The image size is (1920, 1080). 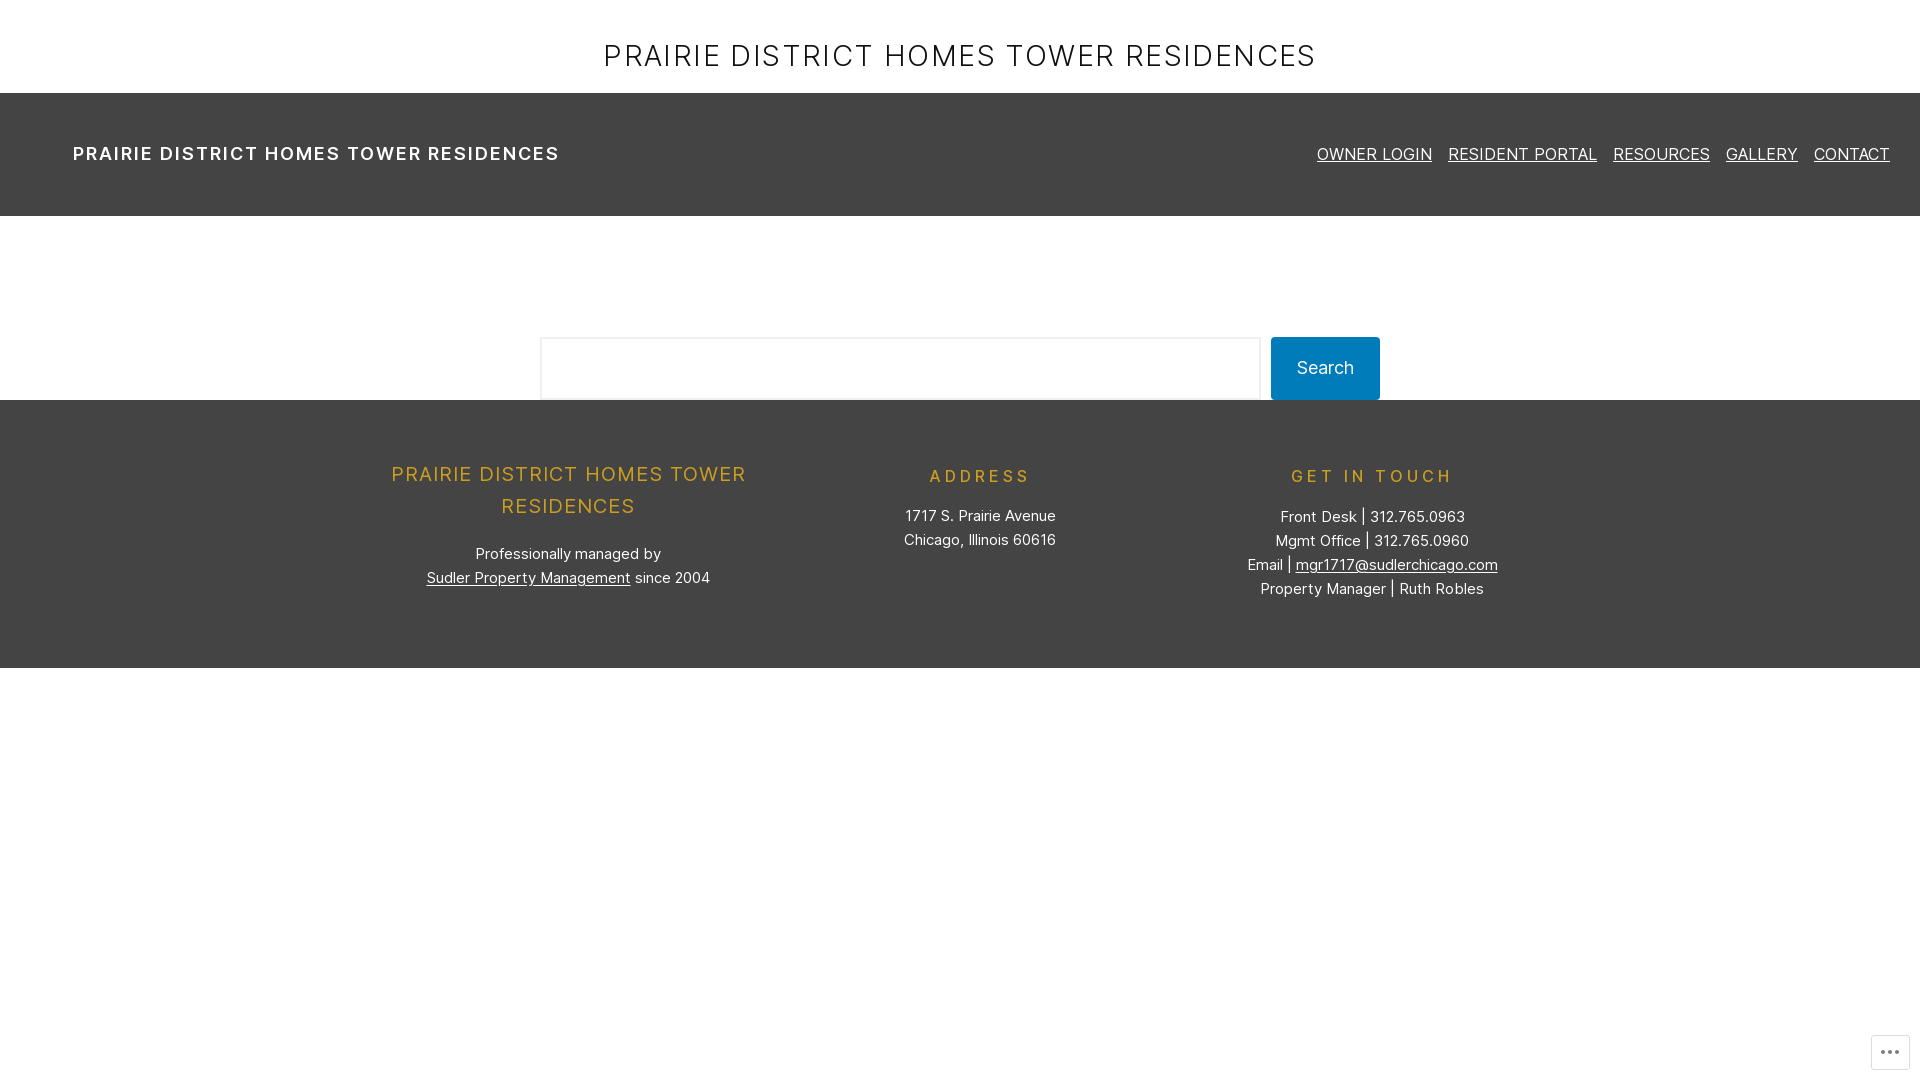 I want to click on 'mgr1717@sudlerchicago.com', so click(x=1296, y=564).